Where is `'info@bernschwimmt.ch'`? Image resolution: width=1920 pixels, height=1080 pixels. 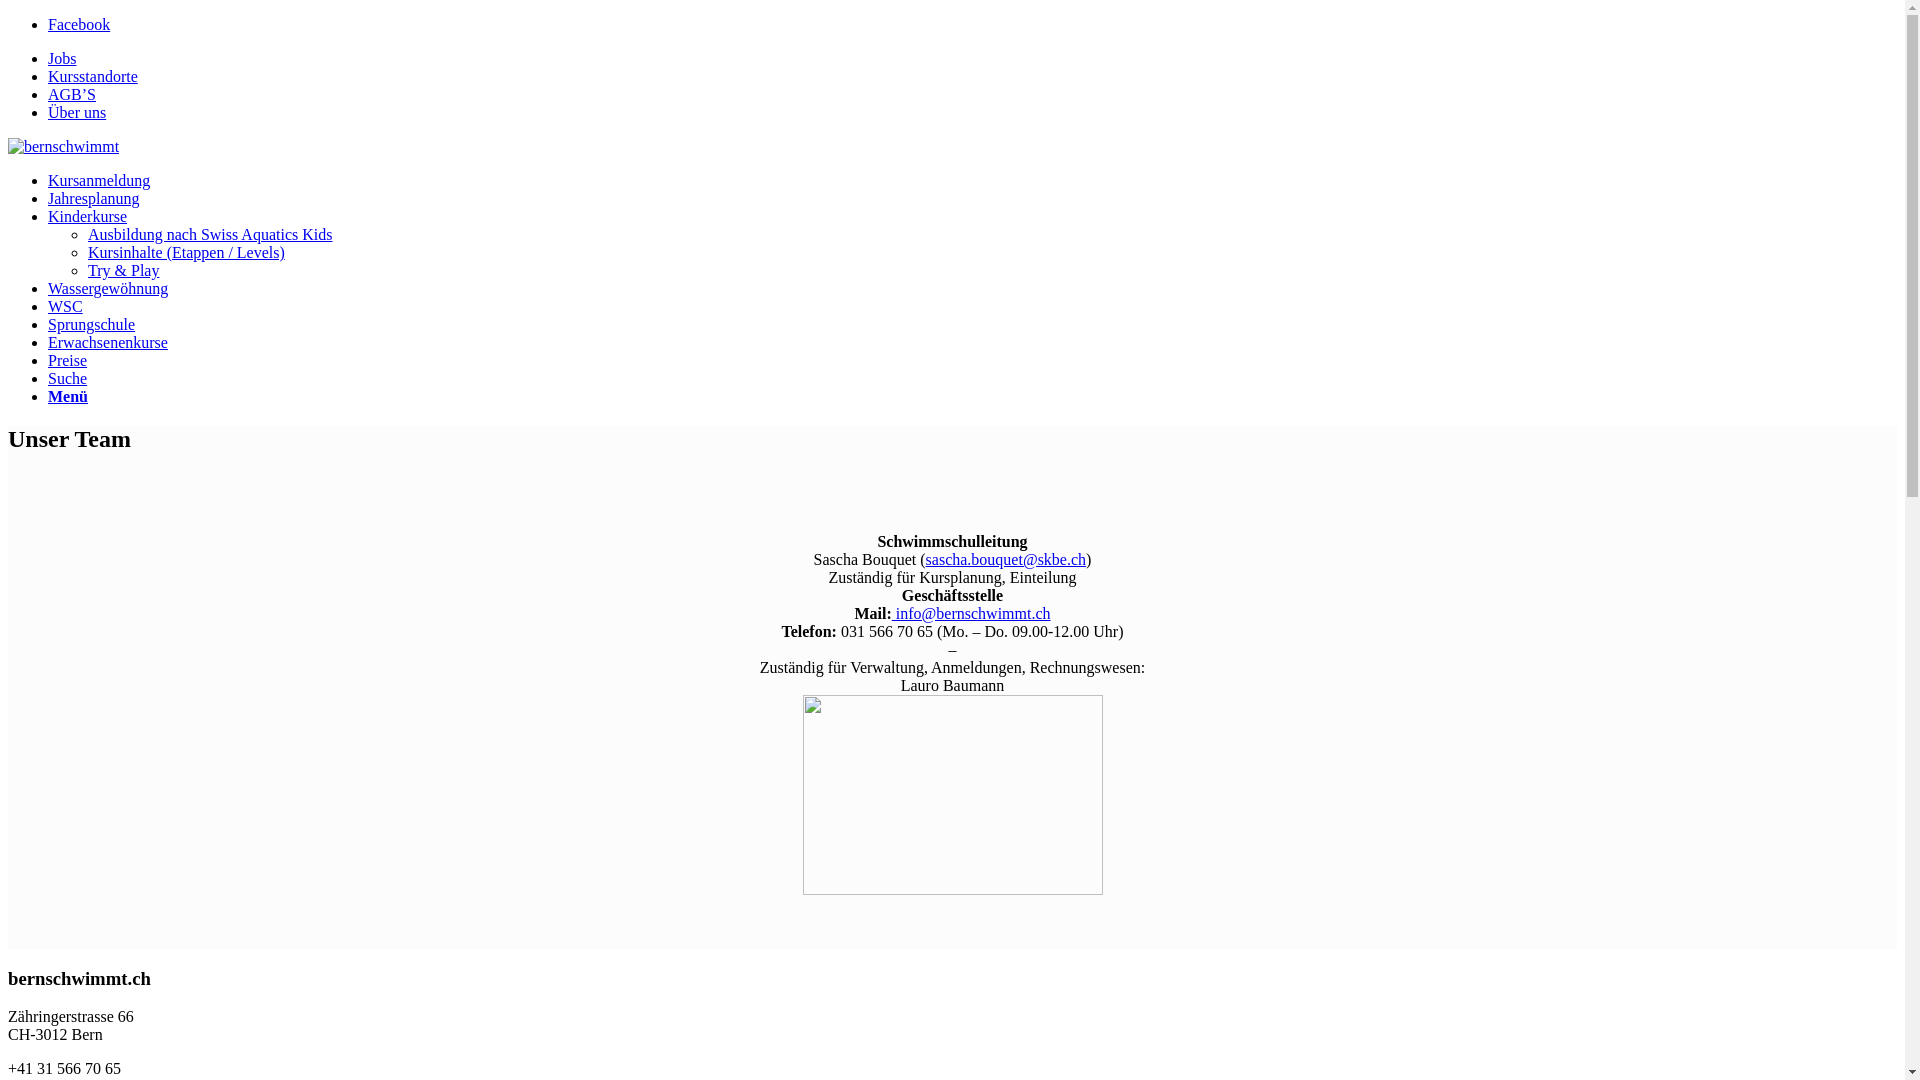
'info@bernschwimmt.ch' is located at coordinates (971, 612).